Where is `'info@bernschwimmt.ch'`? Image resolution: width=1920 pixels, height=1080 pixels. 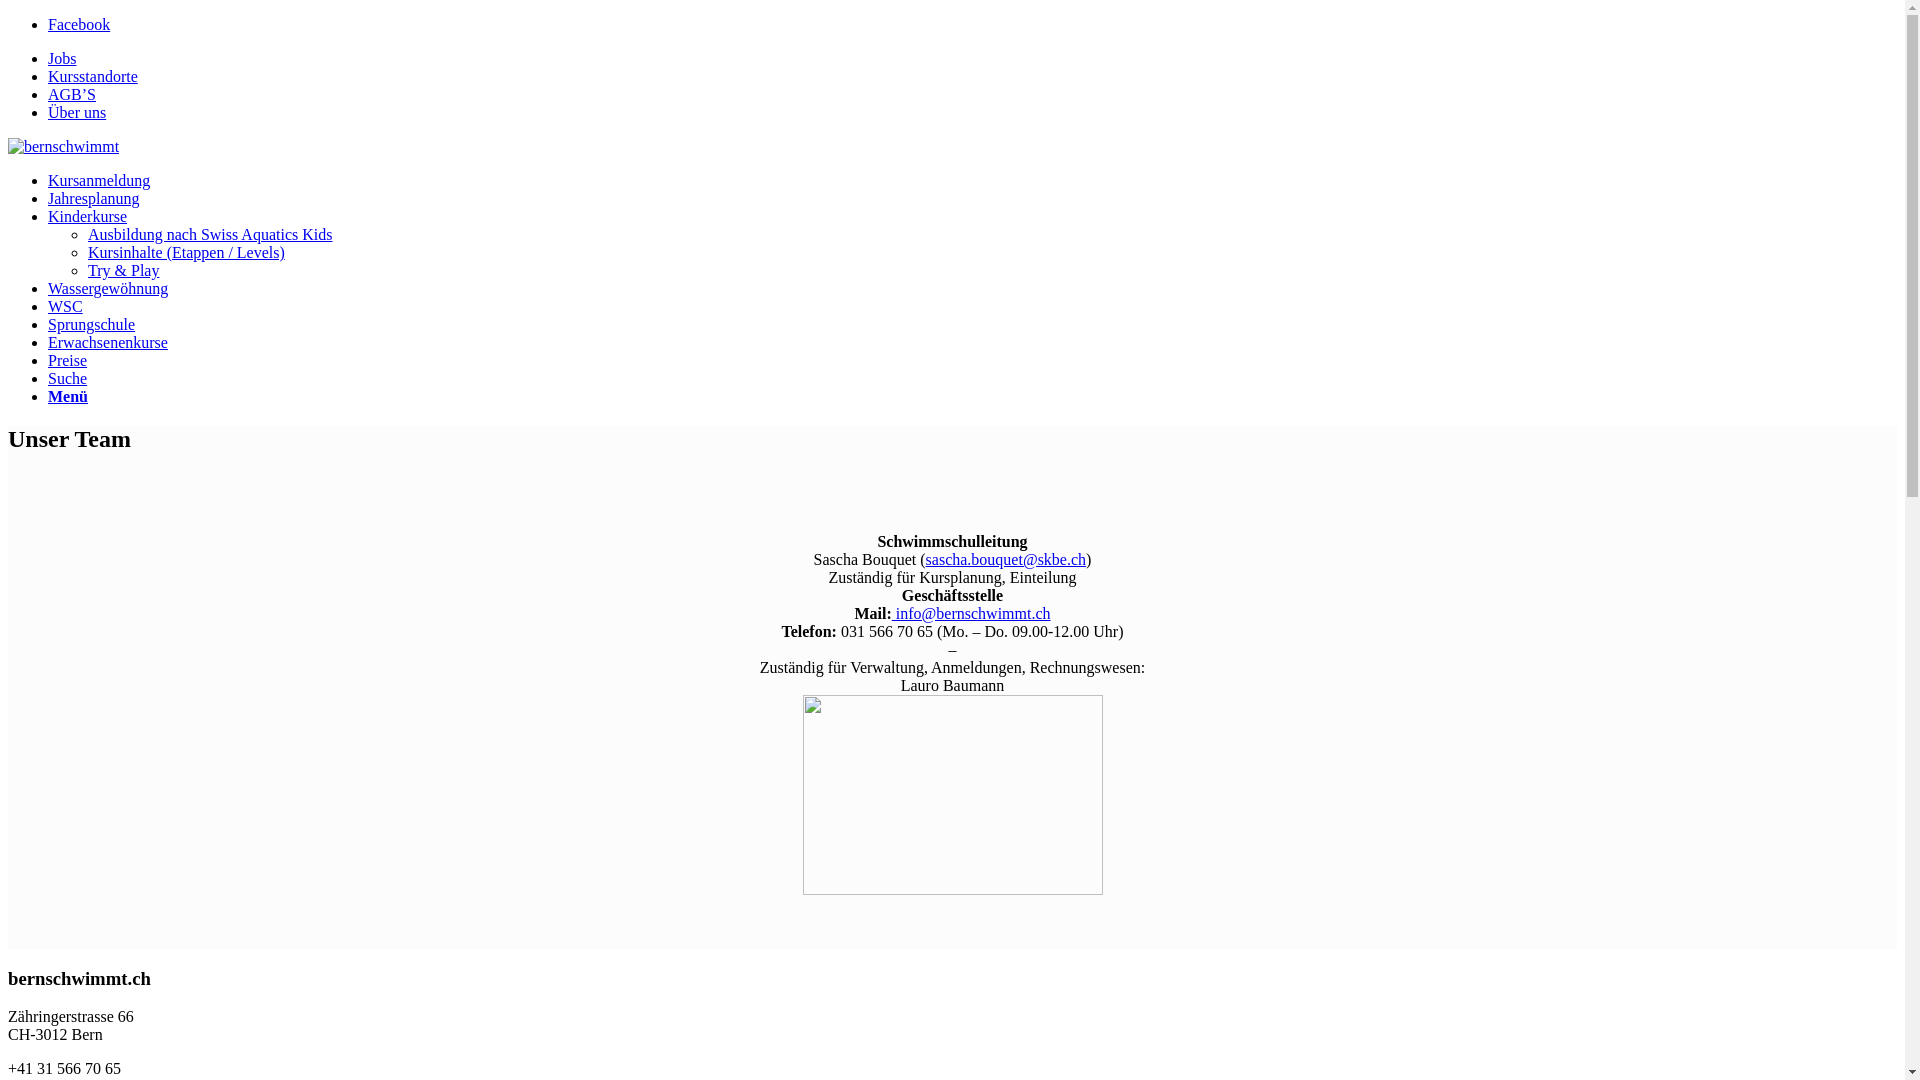
'info@bernschwimmt.ch' is located at coordinates (971, 612).